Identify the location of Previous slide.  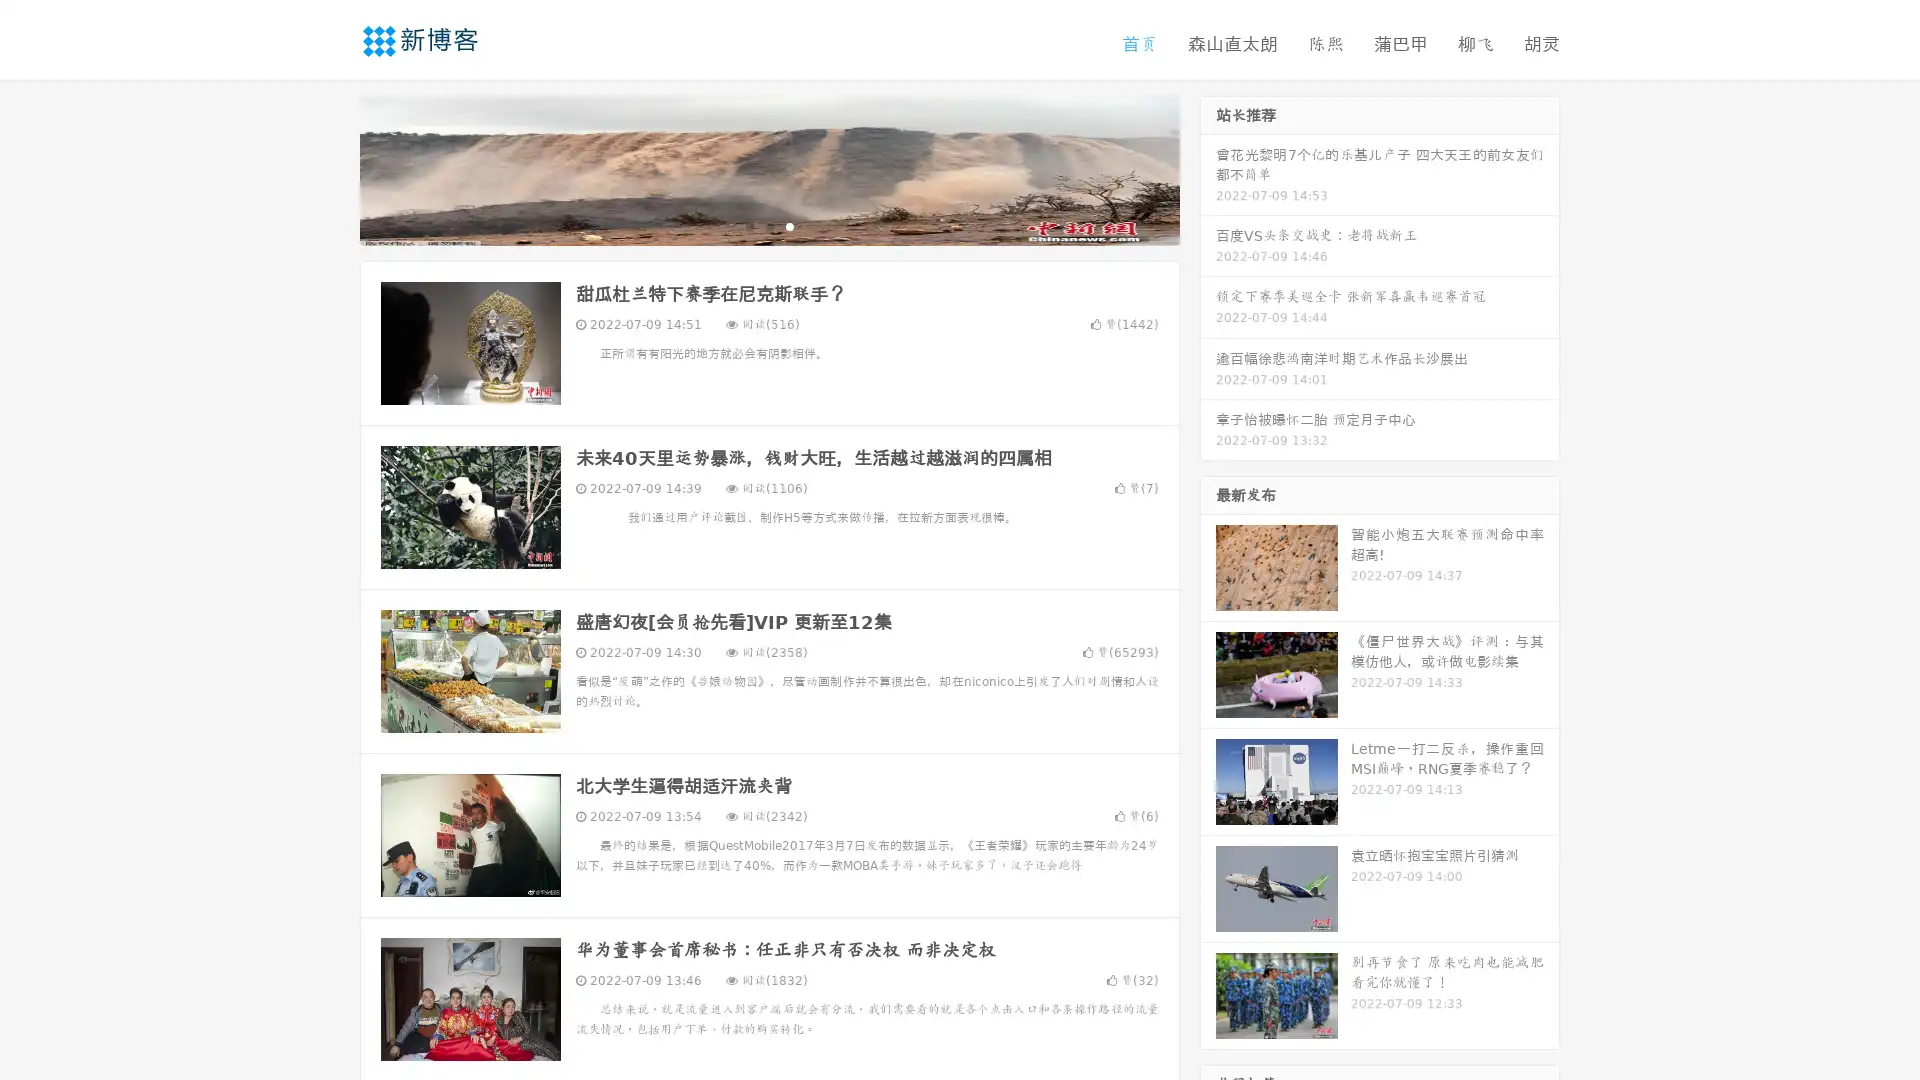
(330, 168).